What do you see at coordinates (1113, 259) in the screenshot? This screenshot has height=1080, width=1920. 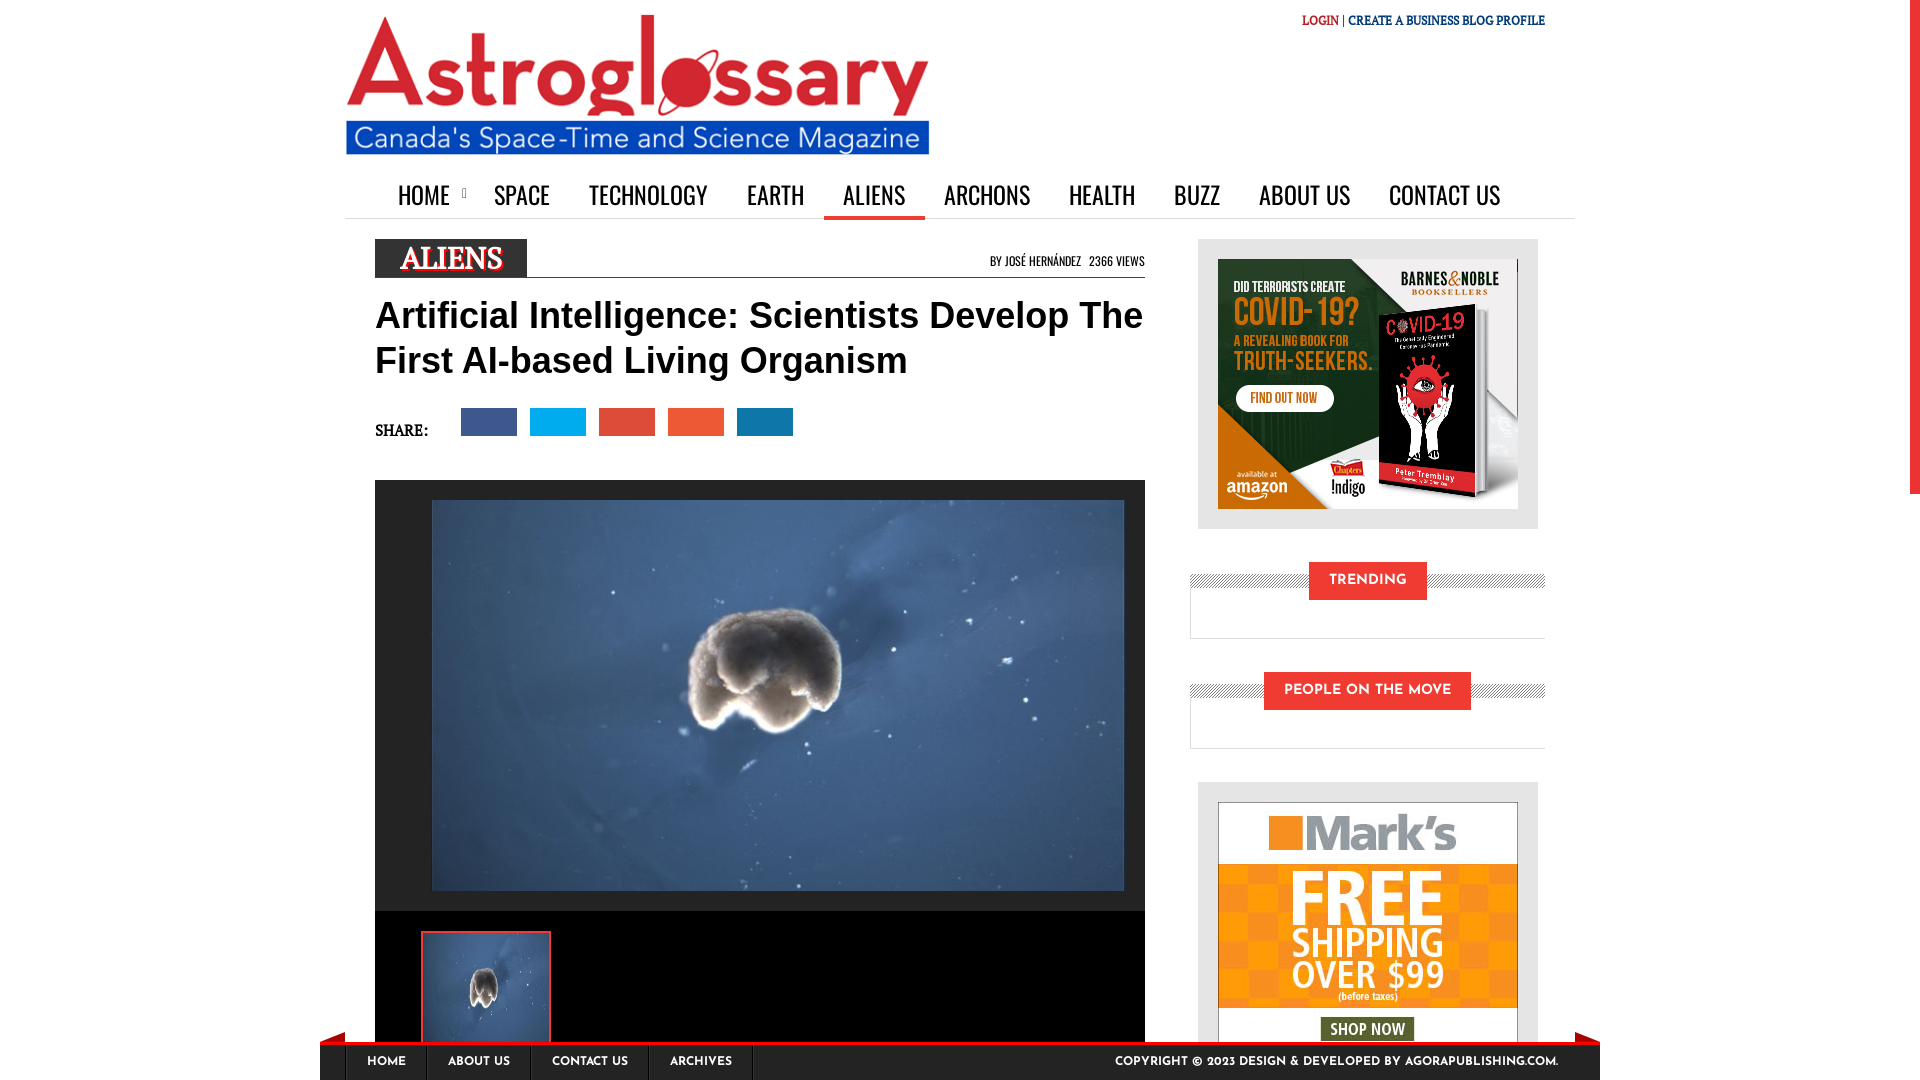 I see `'2366 VIEWS'` at bounding box center [1113, 259].